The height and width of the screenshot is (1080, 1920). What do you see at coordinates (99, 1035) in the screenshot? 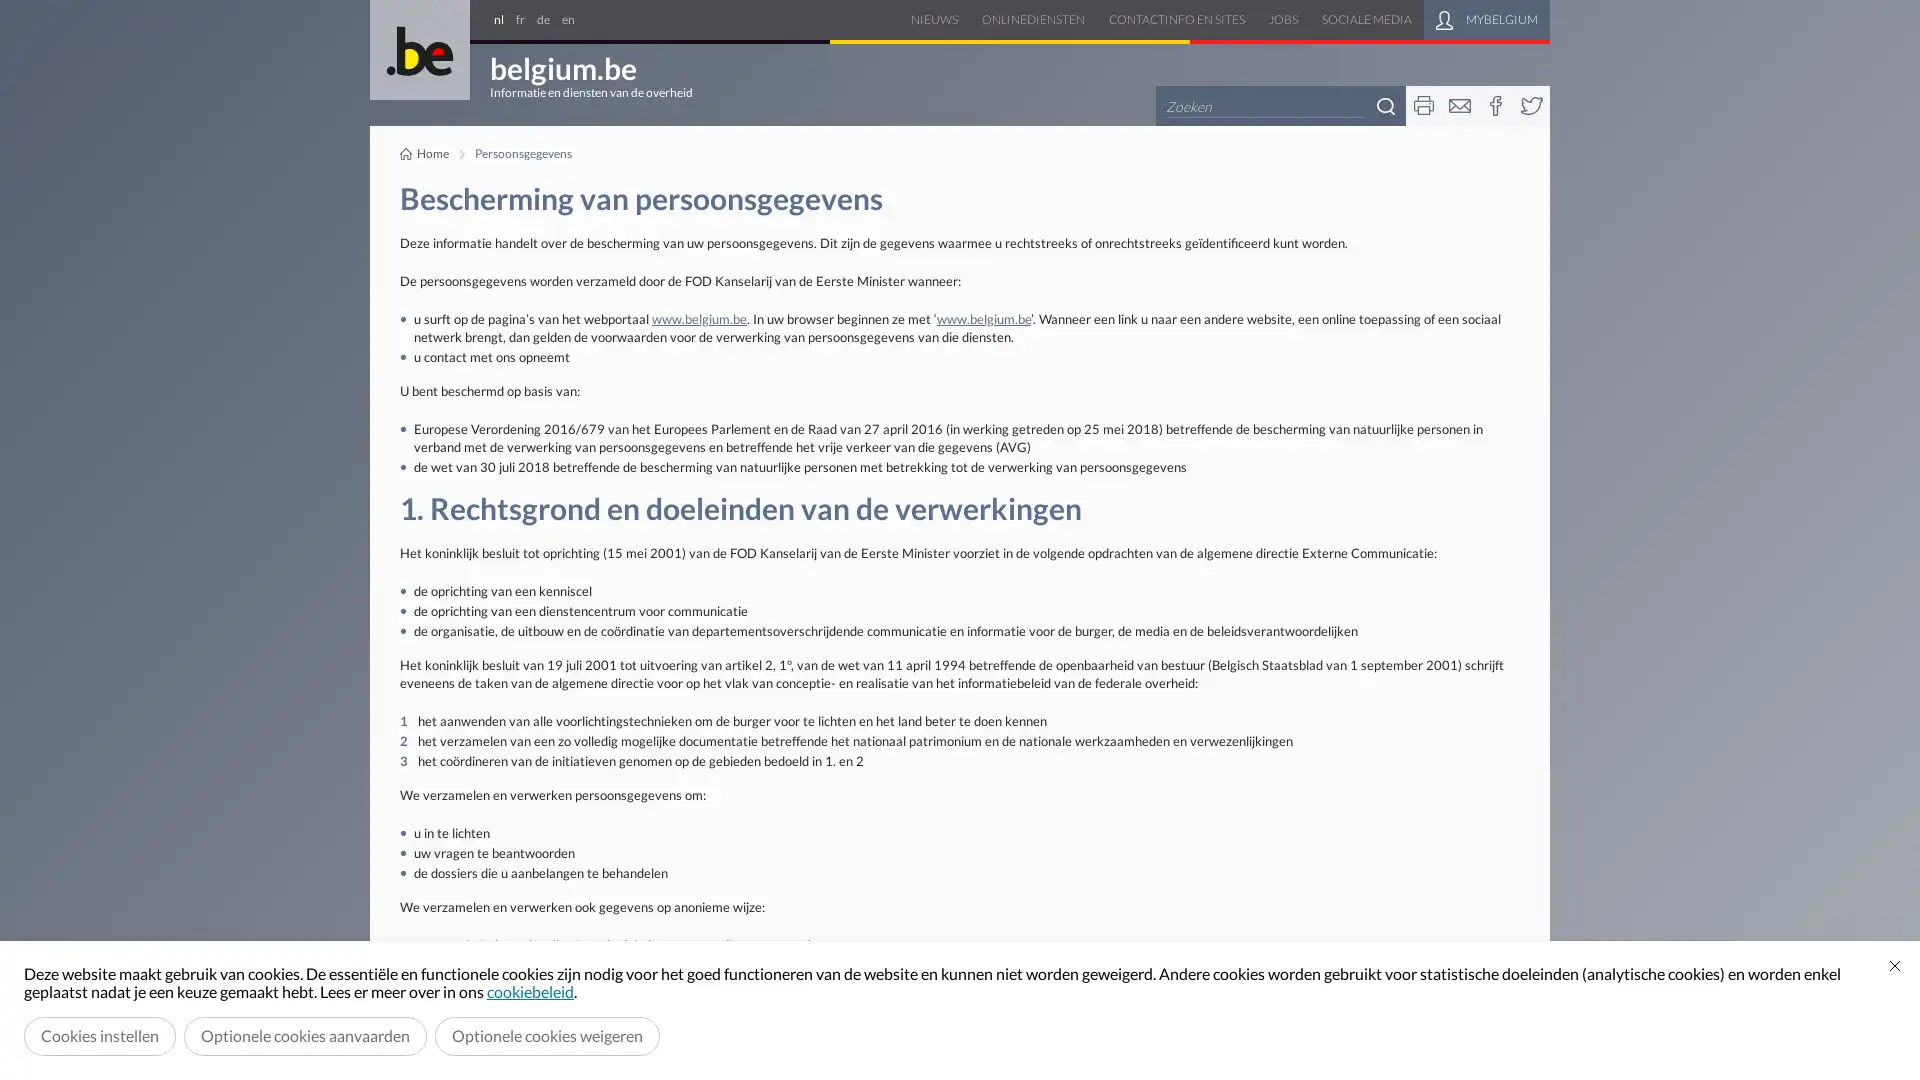
I see `Cookies instellen` at bounding box center [99, 1035].